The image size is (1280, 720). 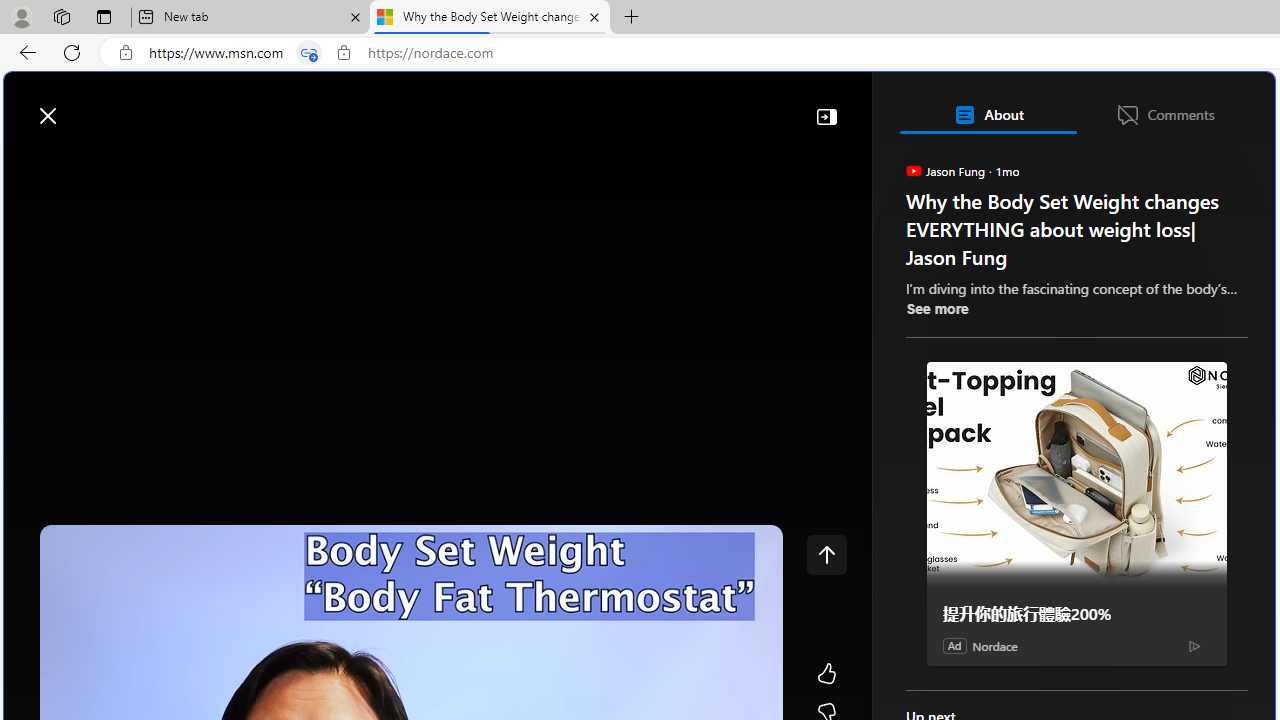 I want to click on 'See more', so click(x=935, y=308).